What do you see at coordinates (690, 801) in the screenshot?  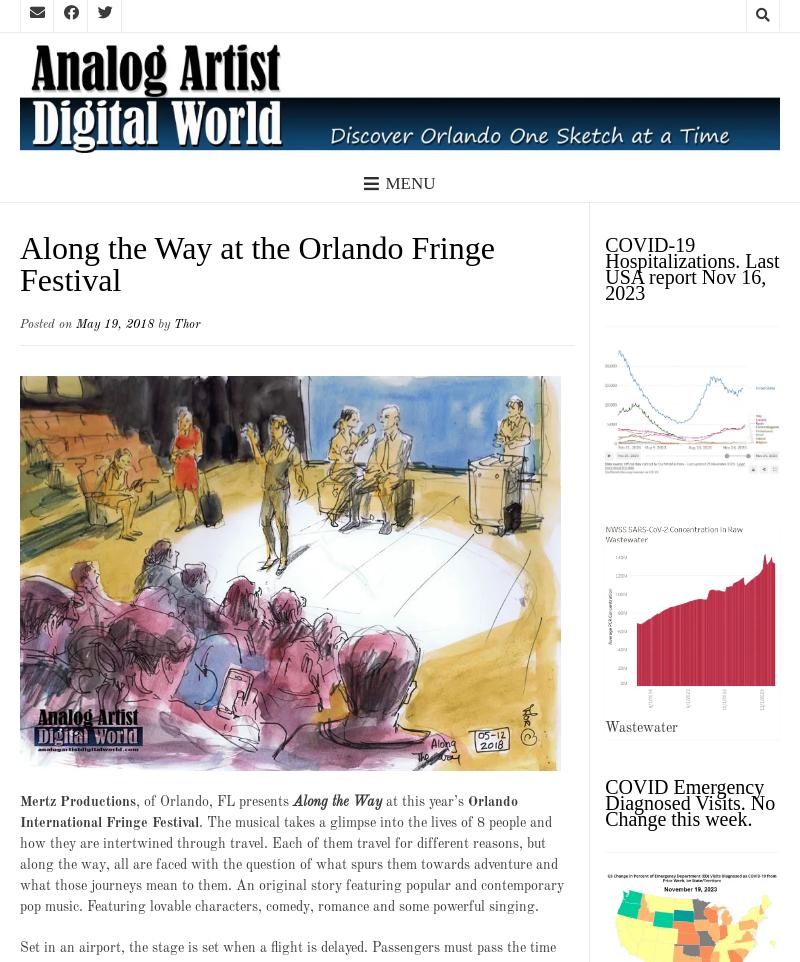 I see `'COVID Emergency Diagnosed Visits. No Change this week.'` at bounding box center [690, 801].